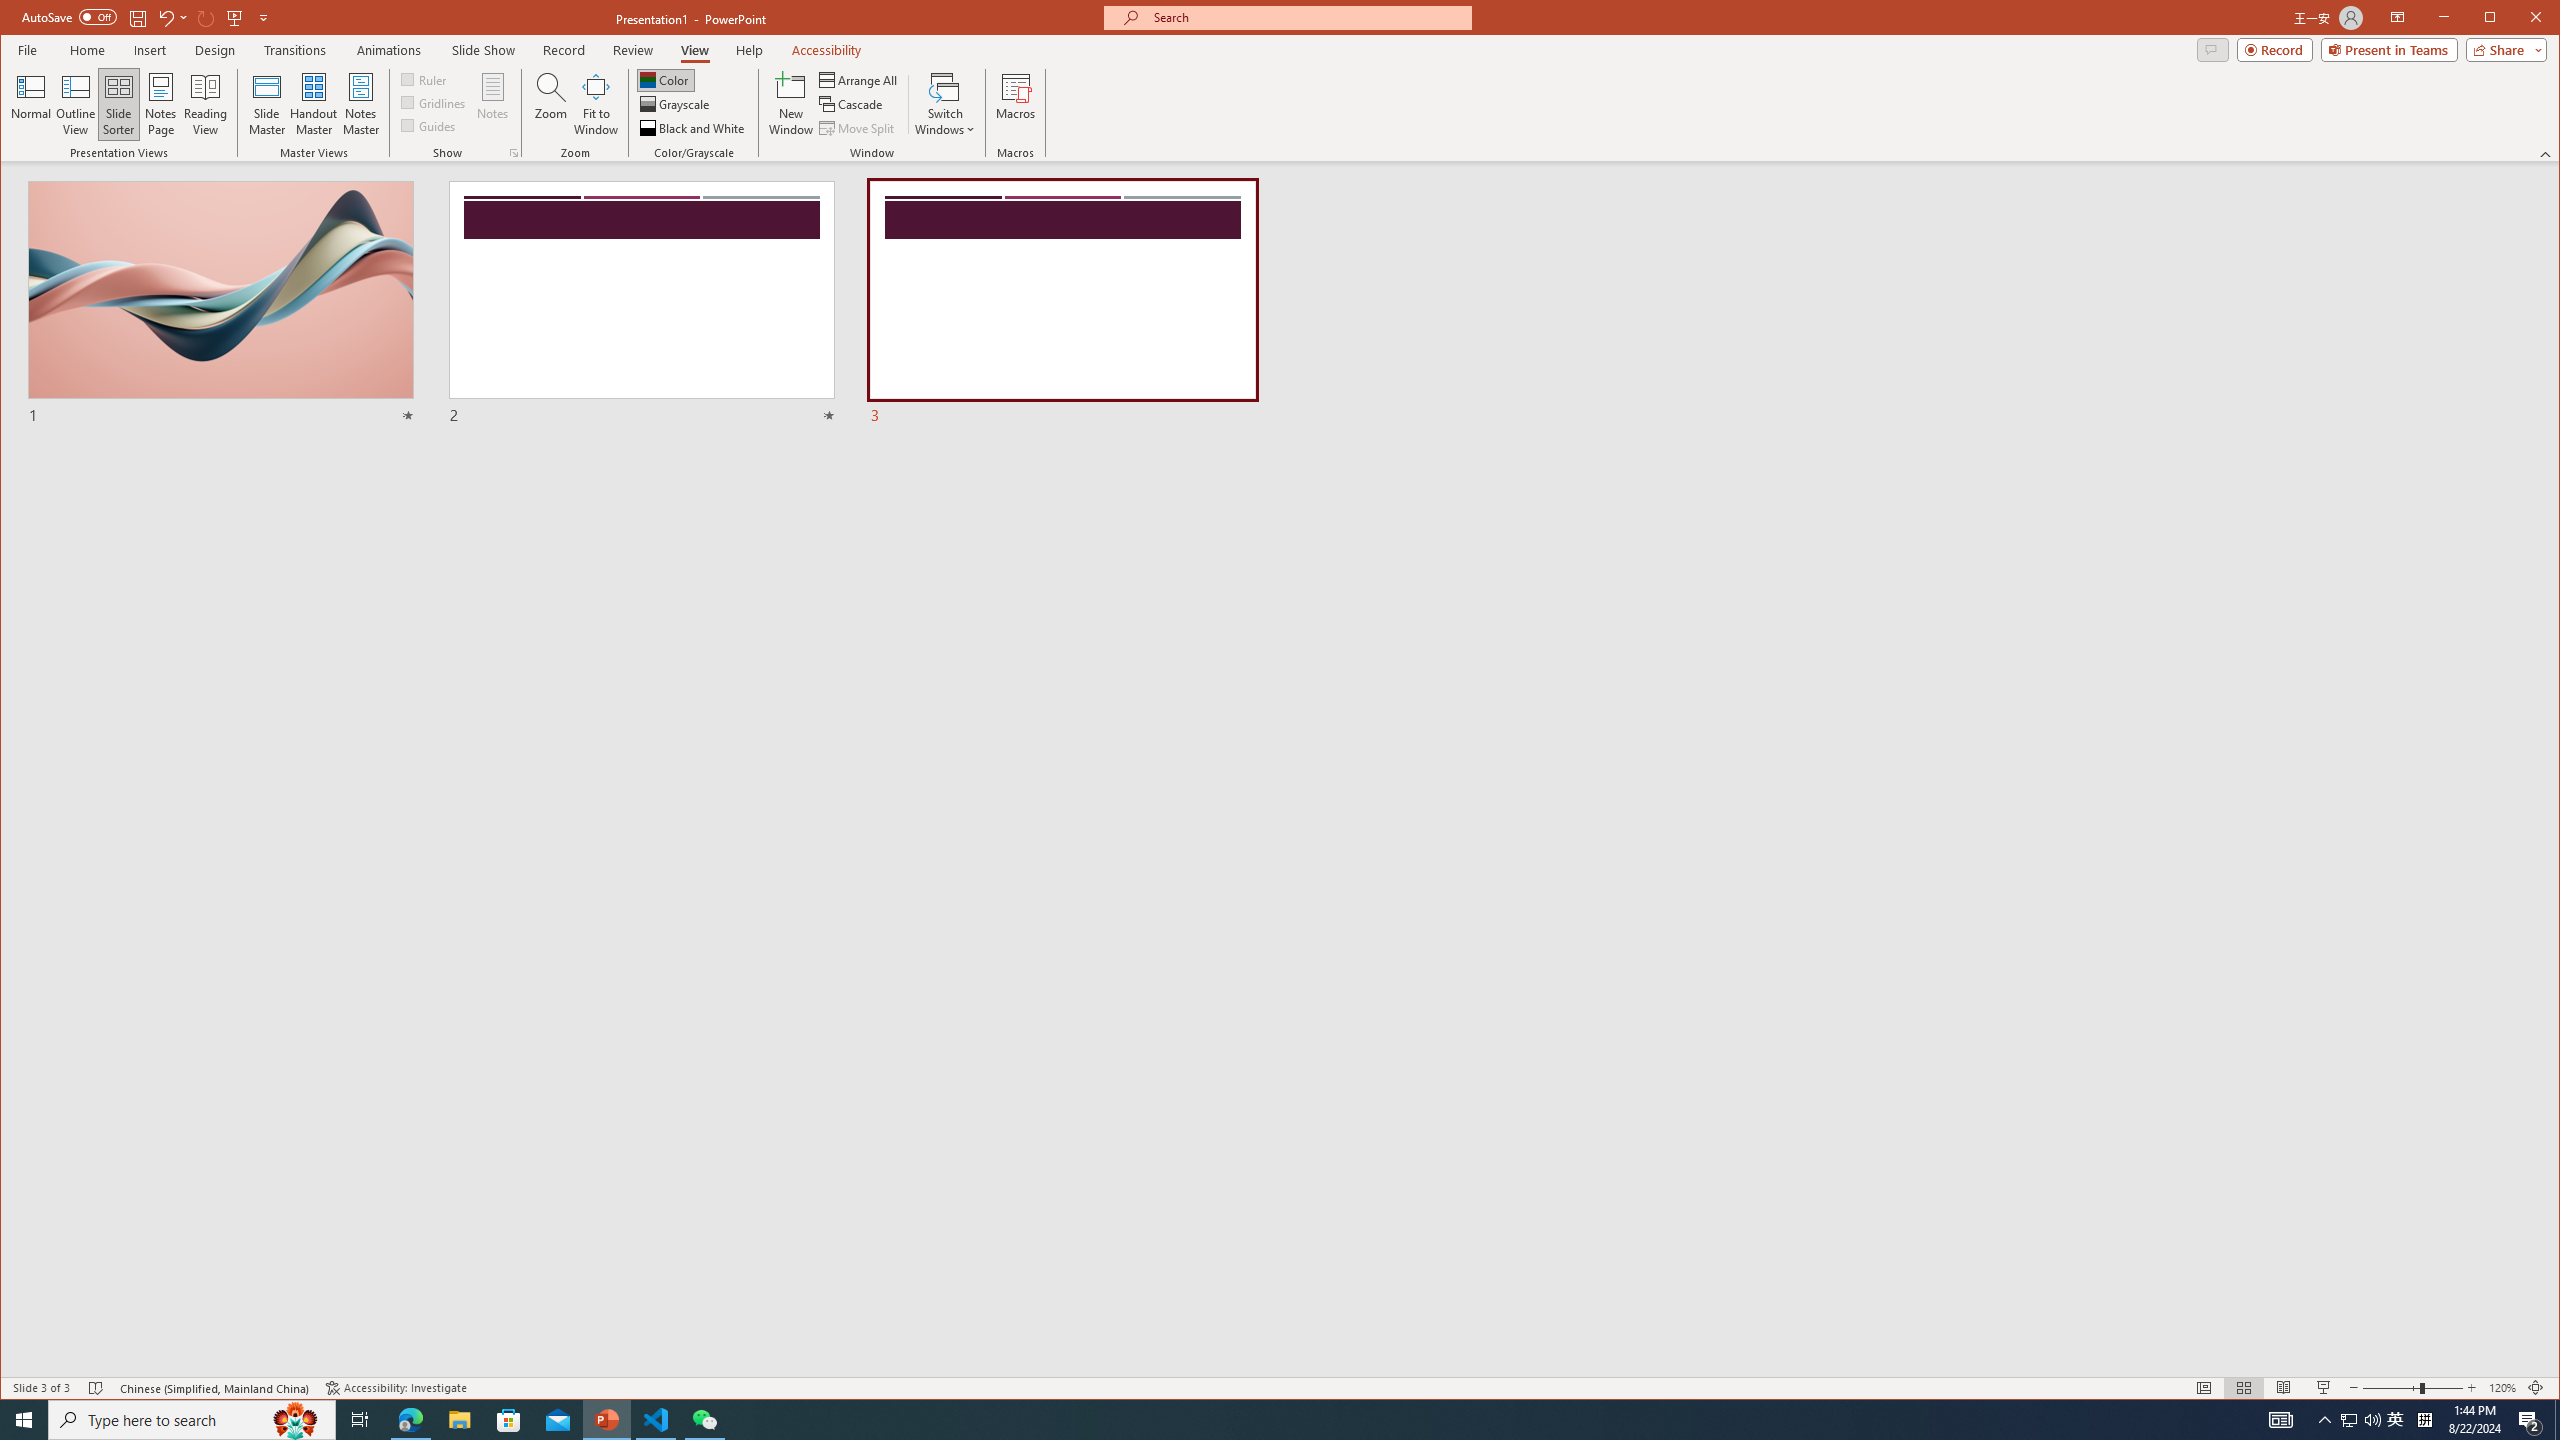  Describe the element at coordinates (432, 102) in the screenshot. I see `'Gridlines'` at that location.